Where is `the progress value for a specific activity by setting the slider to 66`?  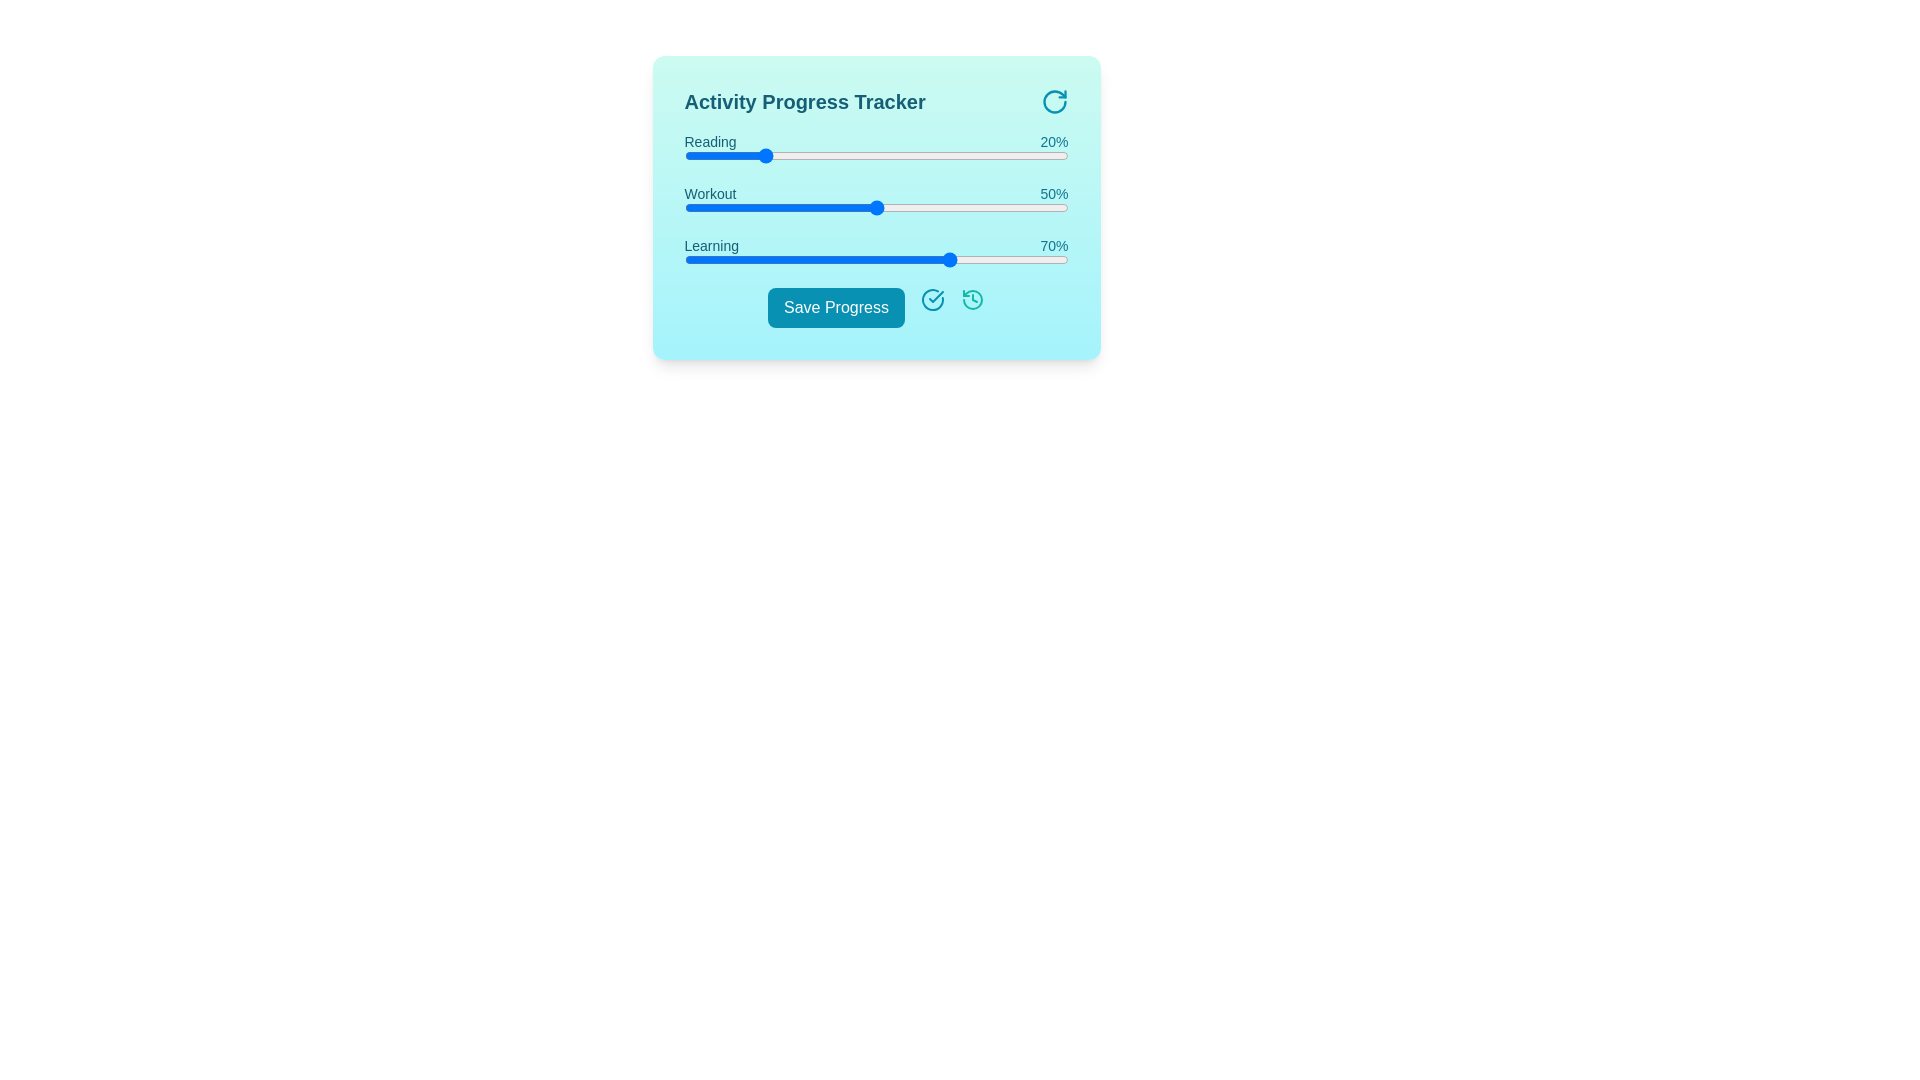 the progress value for a specific activity by setting the slider to 66 is located at coordinates (936, 154).